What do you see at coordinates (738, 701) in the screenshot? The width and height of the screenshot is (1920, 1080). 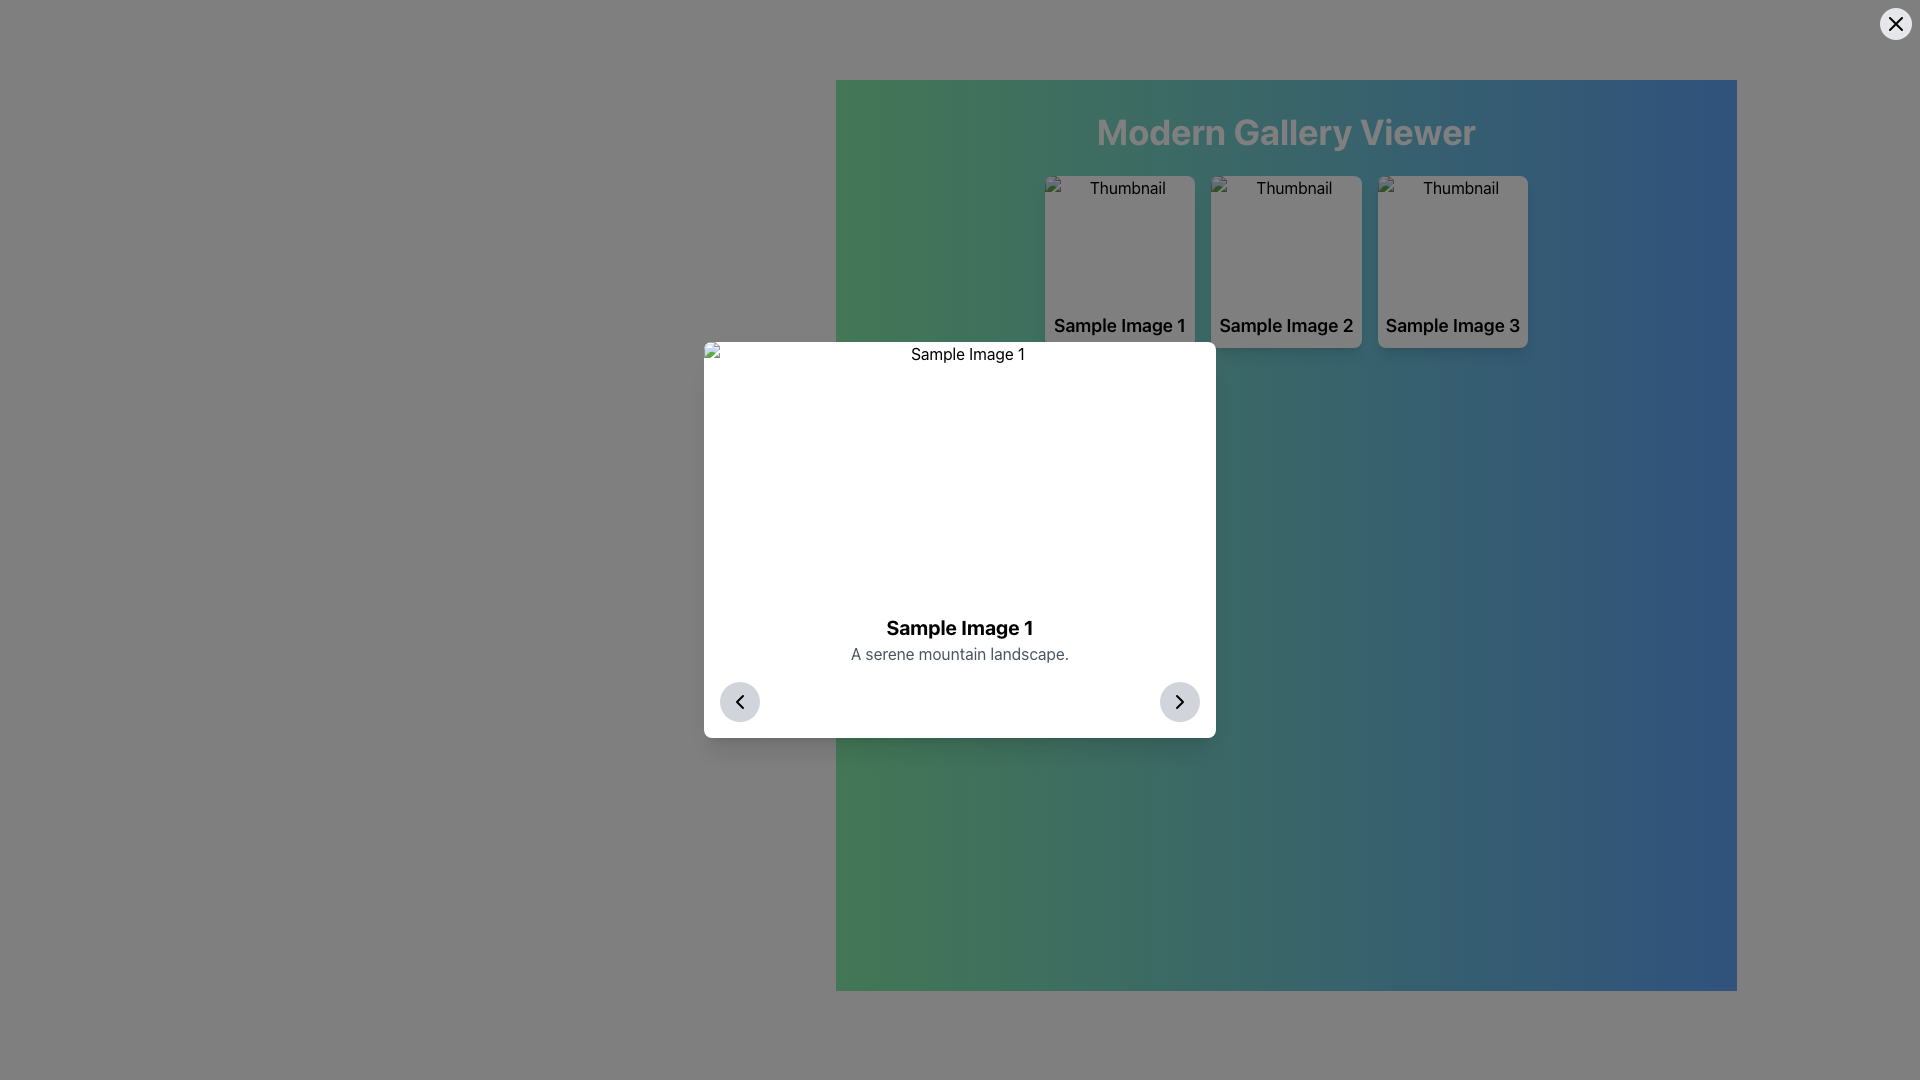 I see `the button located at the bottom-left corner of the modal` at bounding box center [738, 701].